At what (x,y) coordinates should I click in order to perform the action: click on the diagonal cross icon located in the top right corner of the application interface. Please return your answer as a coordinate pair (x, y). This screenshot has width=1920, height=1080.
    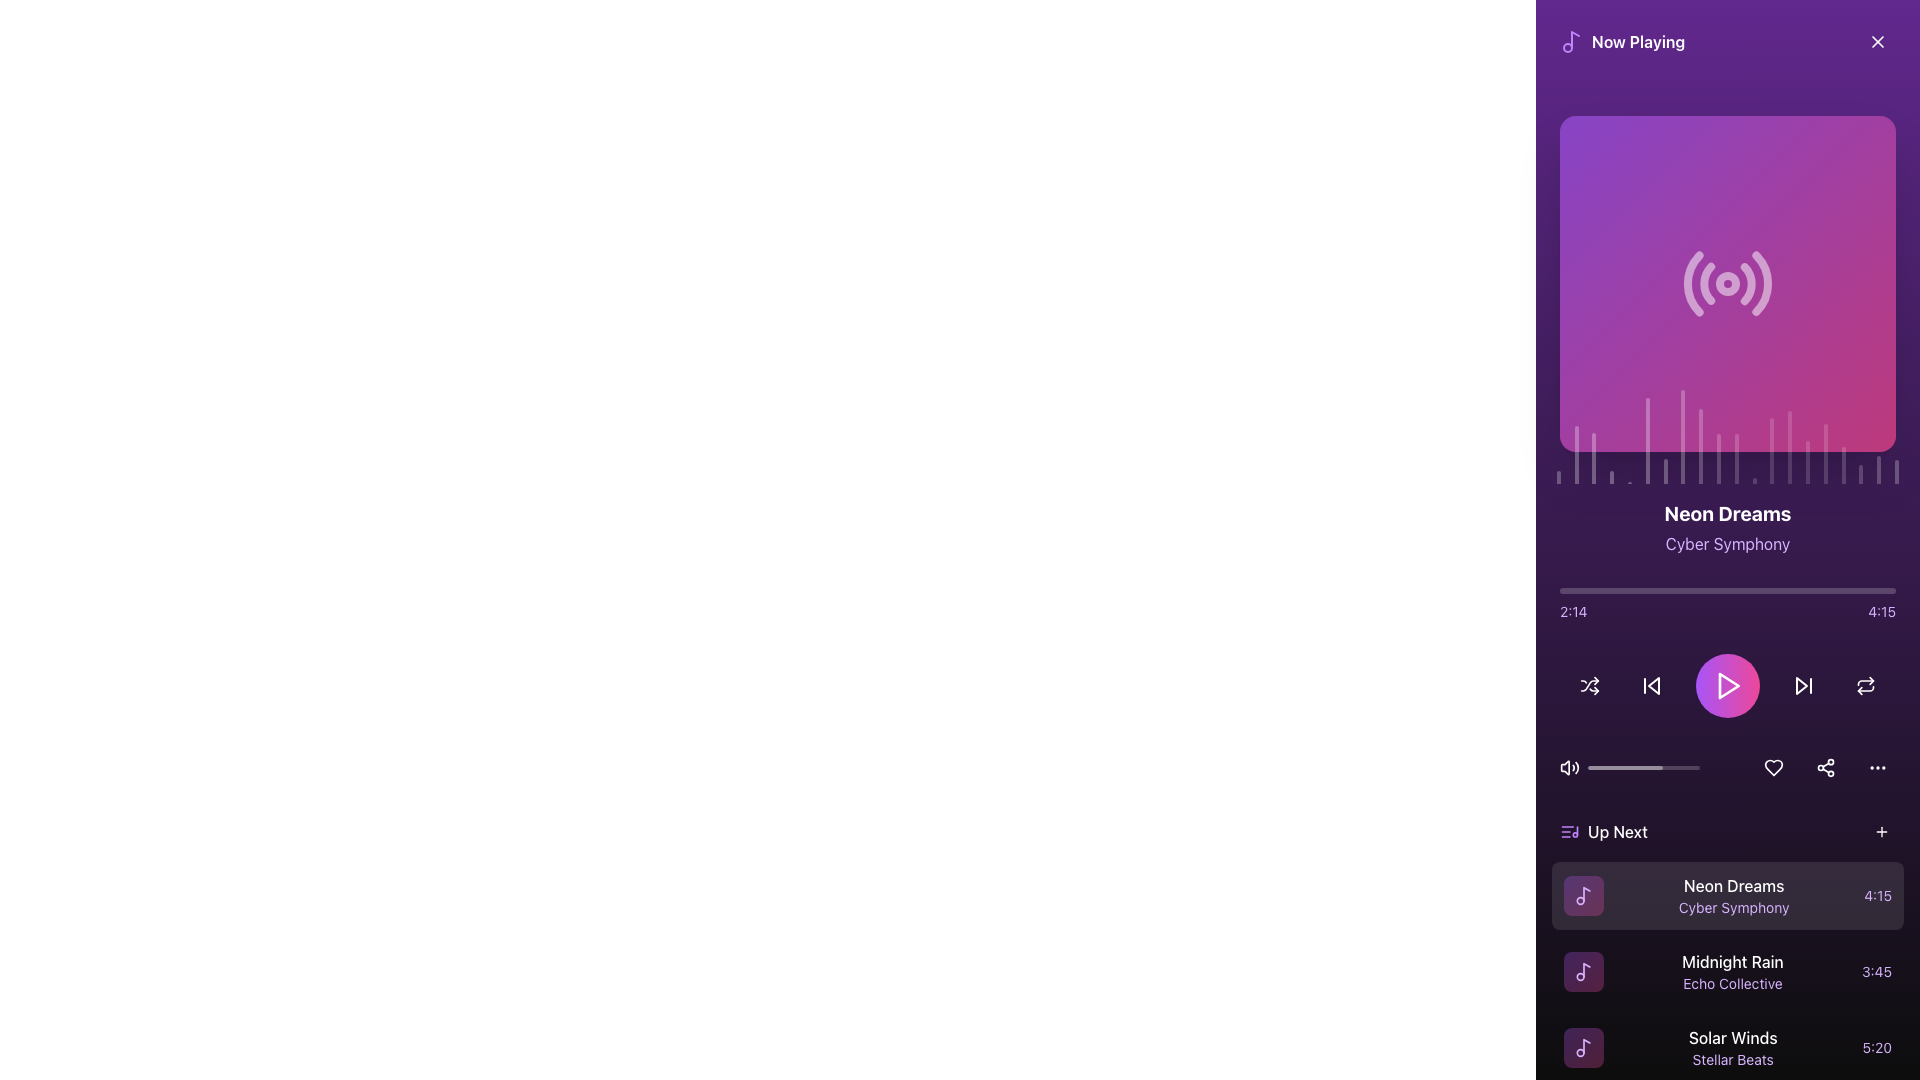
    Looking at the image, I should click on (1876, 42).